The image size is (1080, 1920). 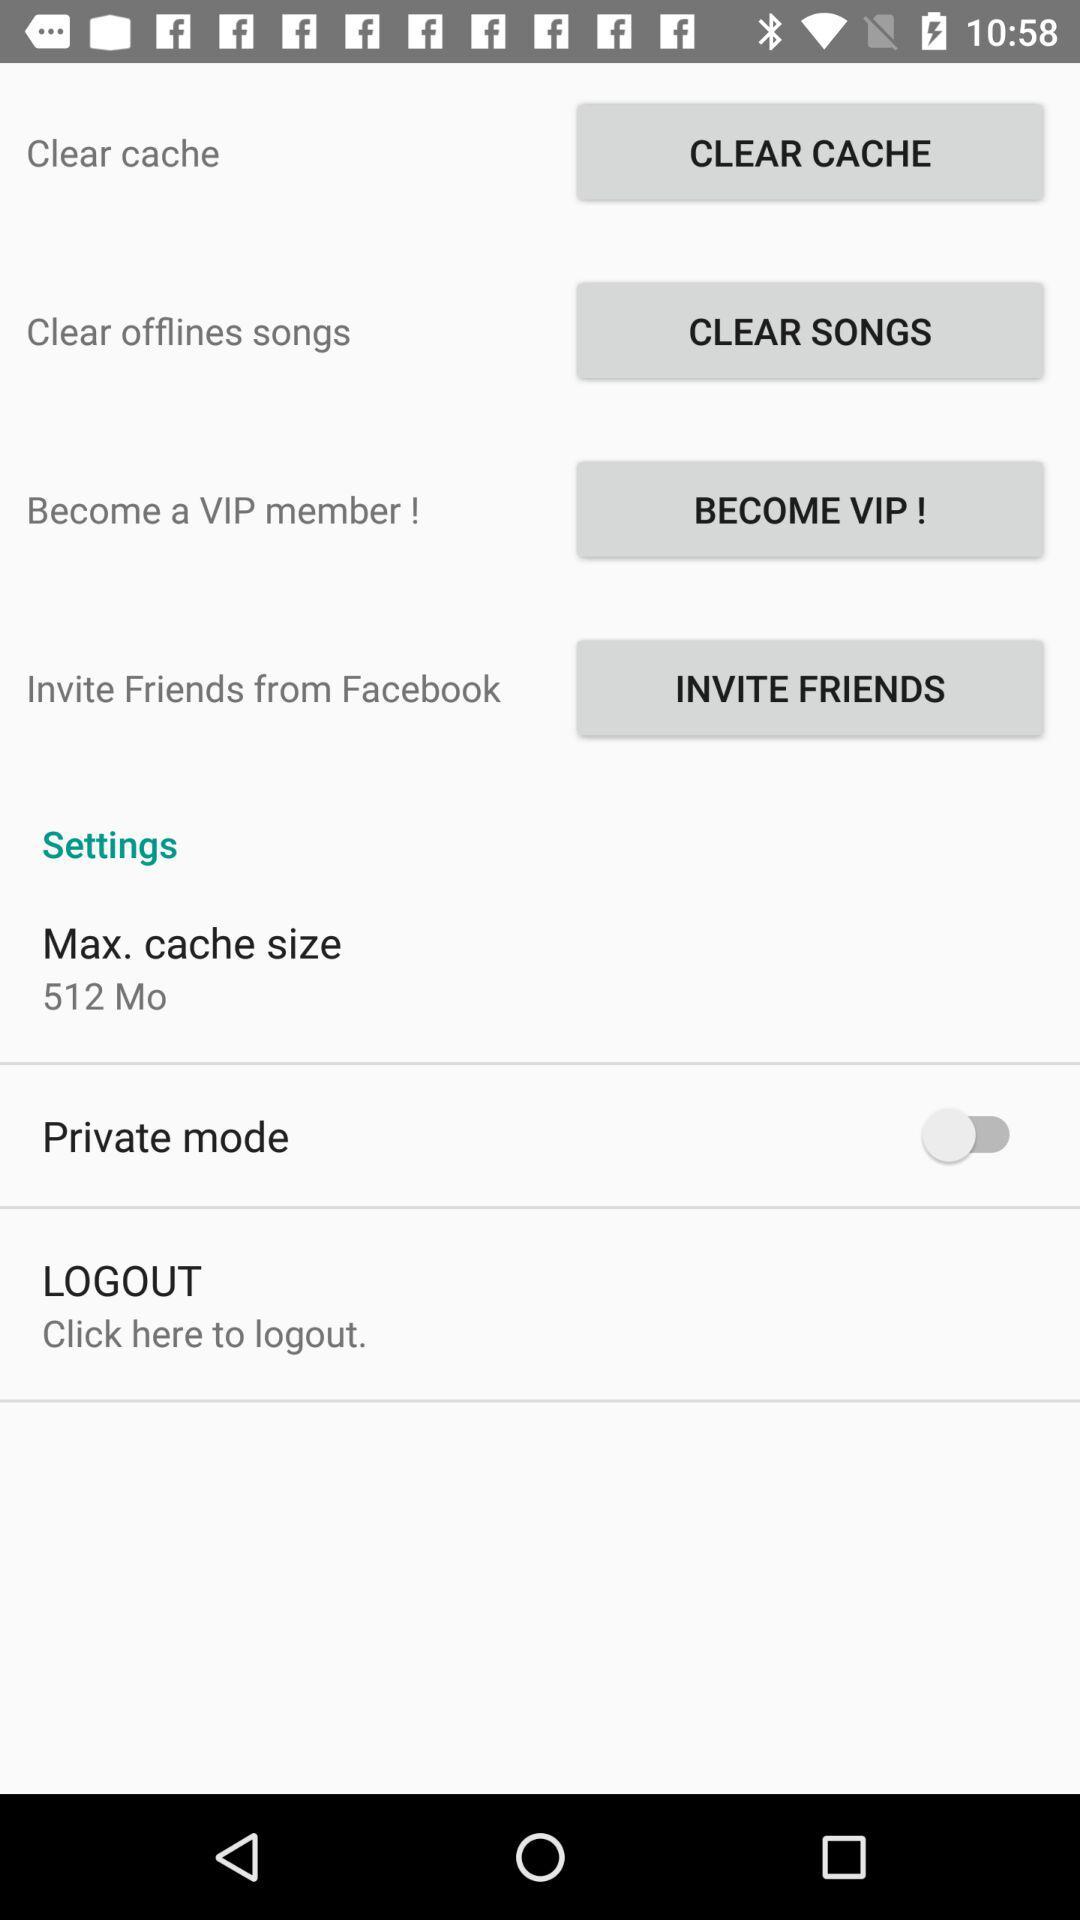 I want to click on app above the max. cache size icon, so click(x=540, y=822).